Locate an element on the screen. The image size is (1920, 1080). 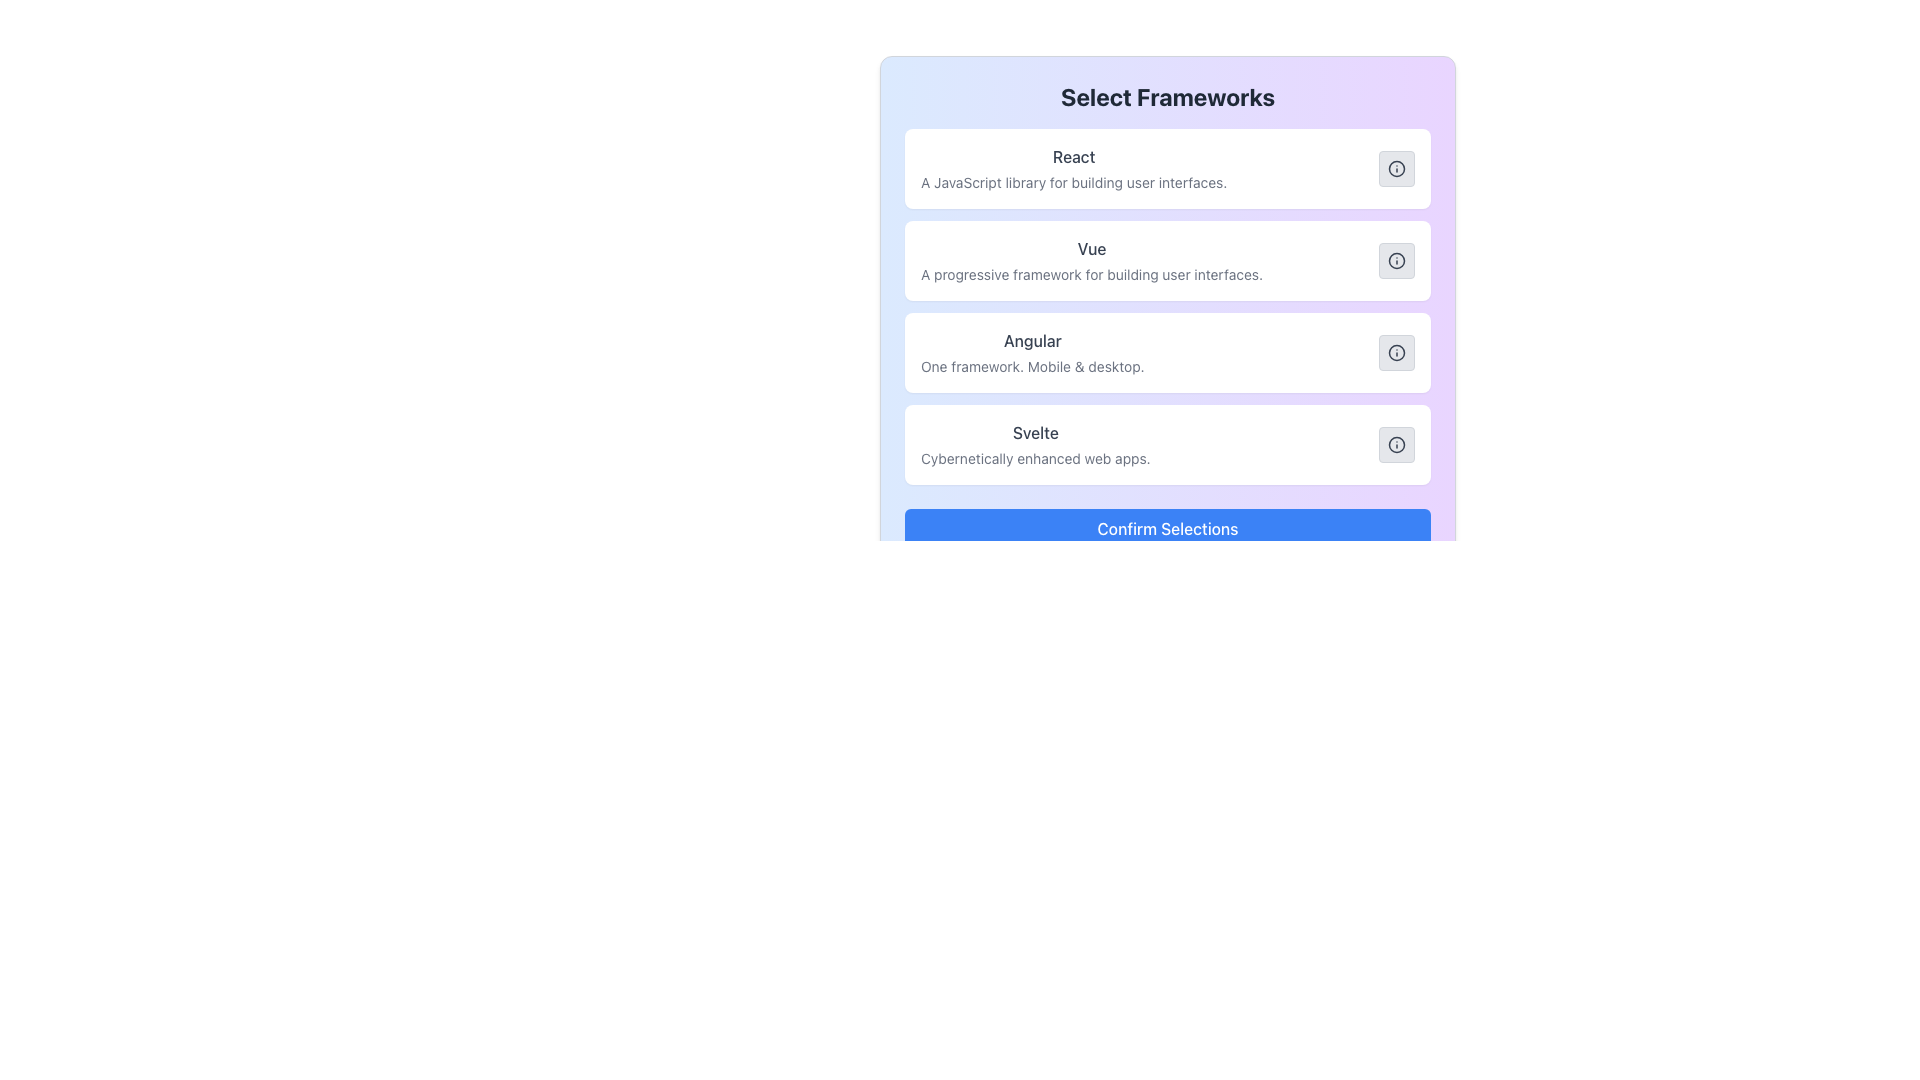
the Header Text element that serves as the title header for the selection panel, which is located at the top of a rounded card-like panel with a gradient background is located at coordinates (1167, 96).